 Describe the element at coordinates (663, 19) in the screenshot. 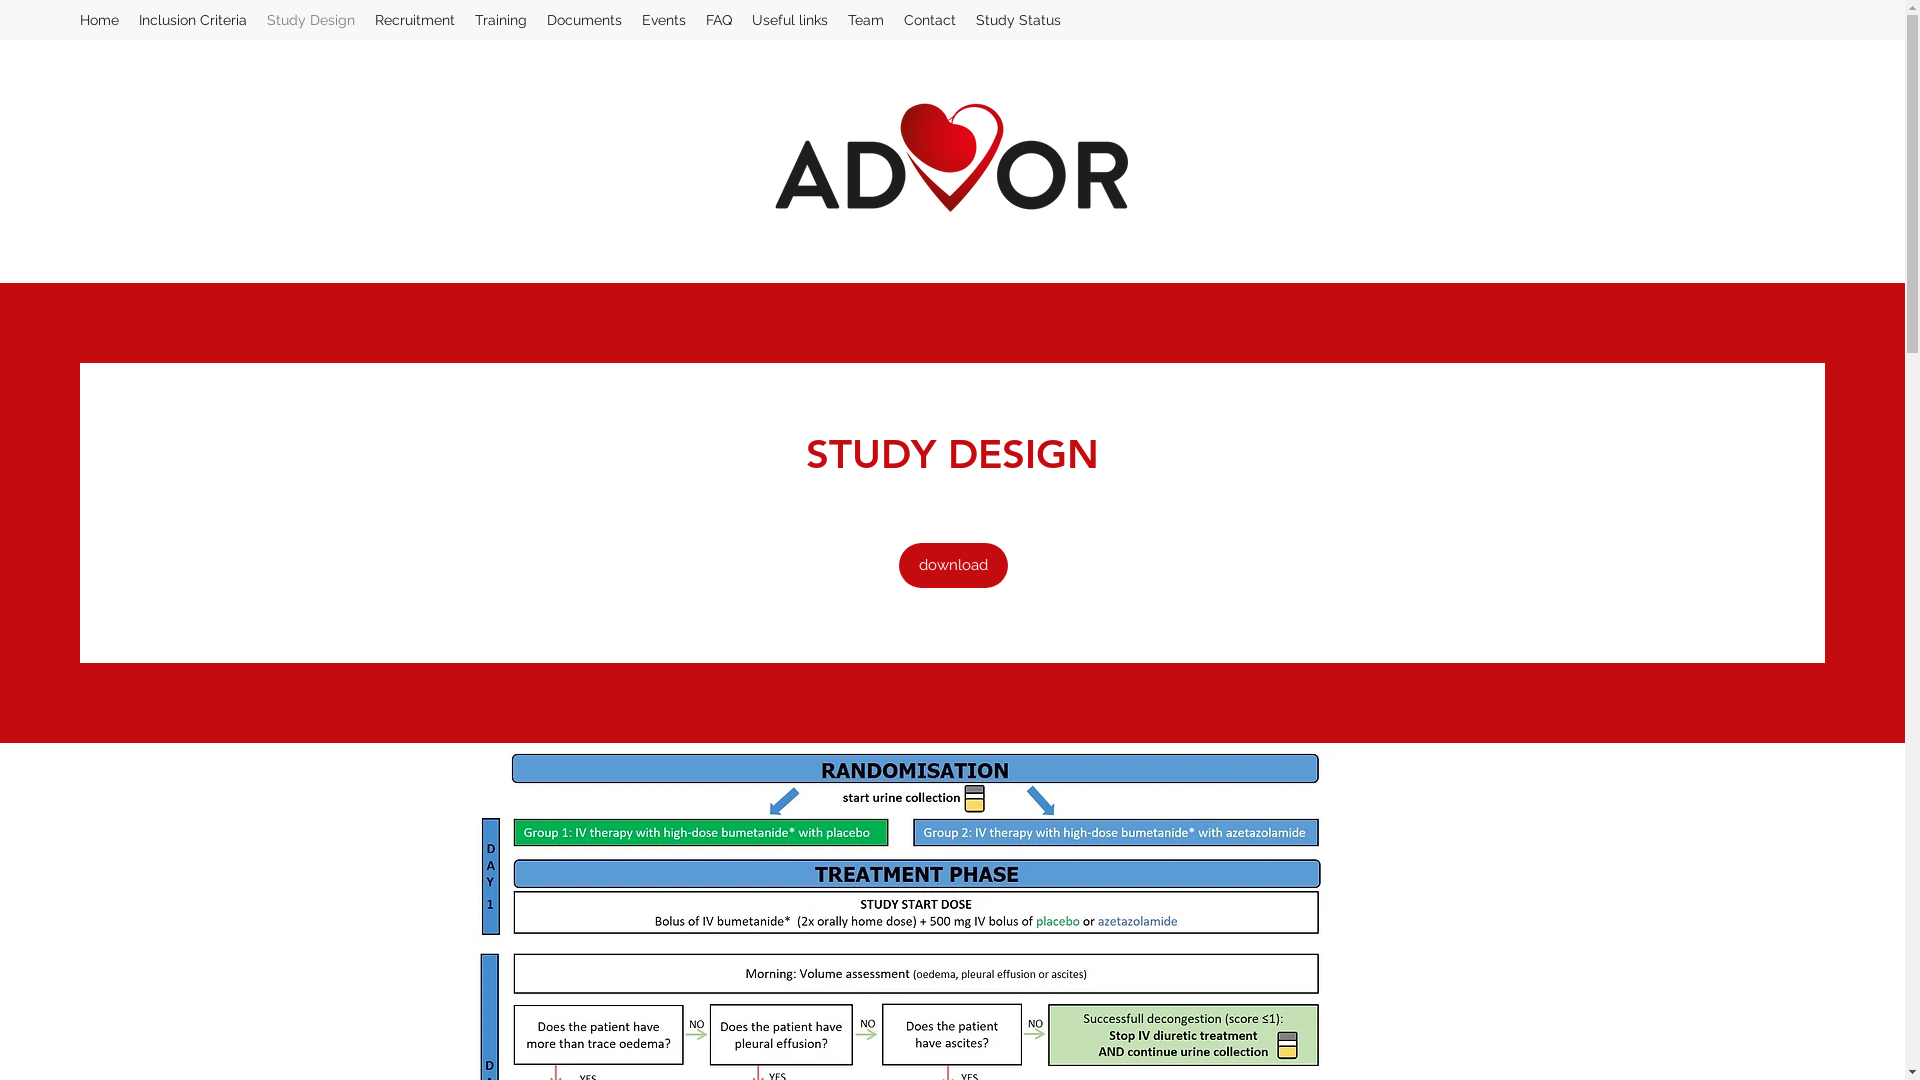

I see `'Events'` at that location.